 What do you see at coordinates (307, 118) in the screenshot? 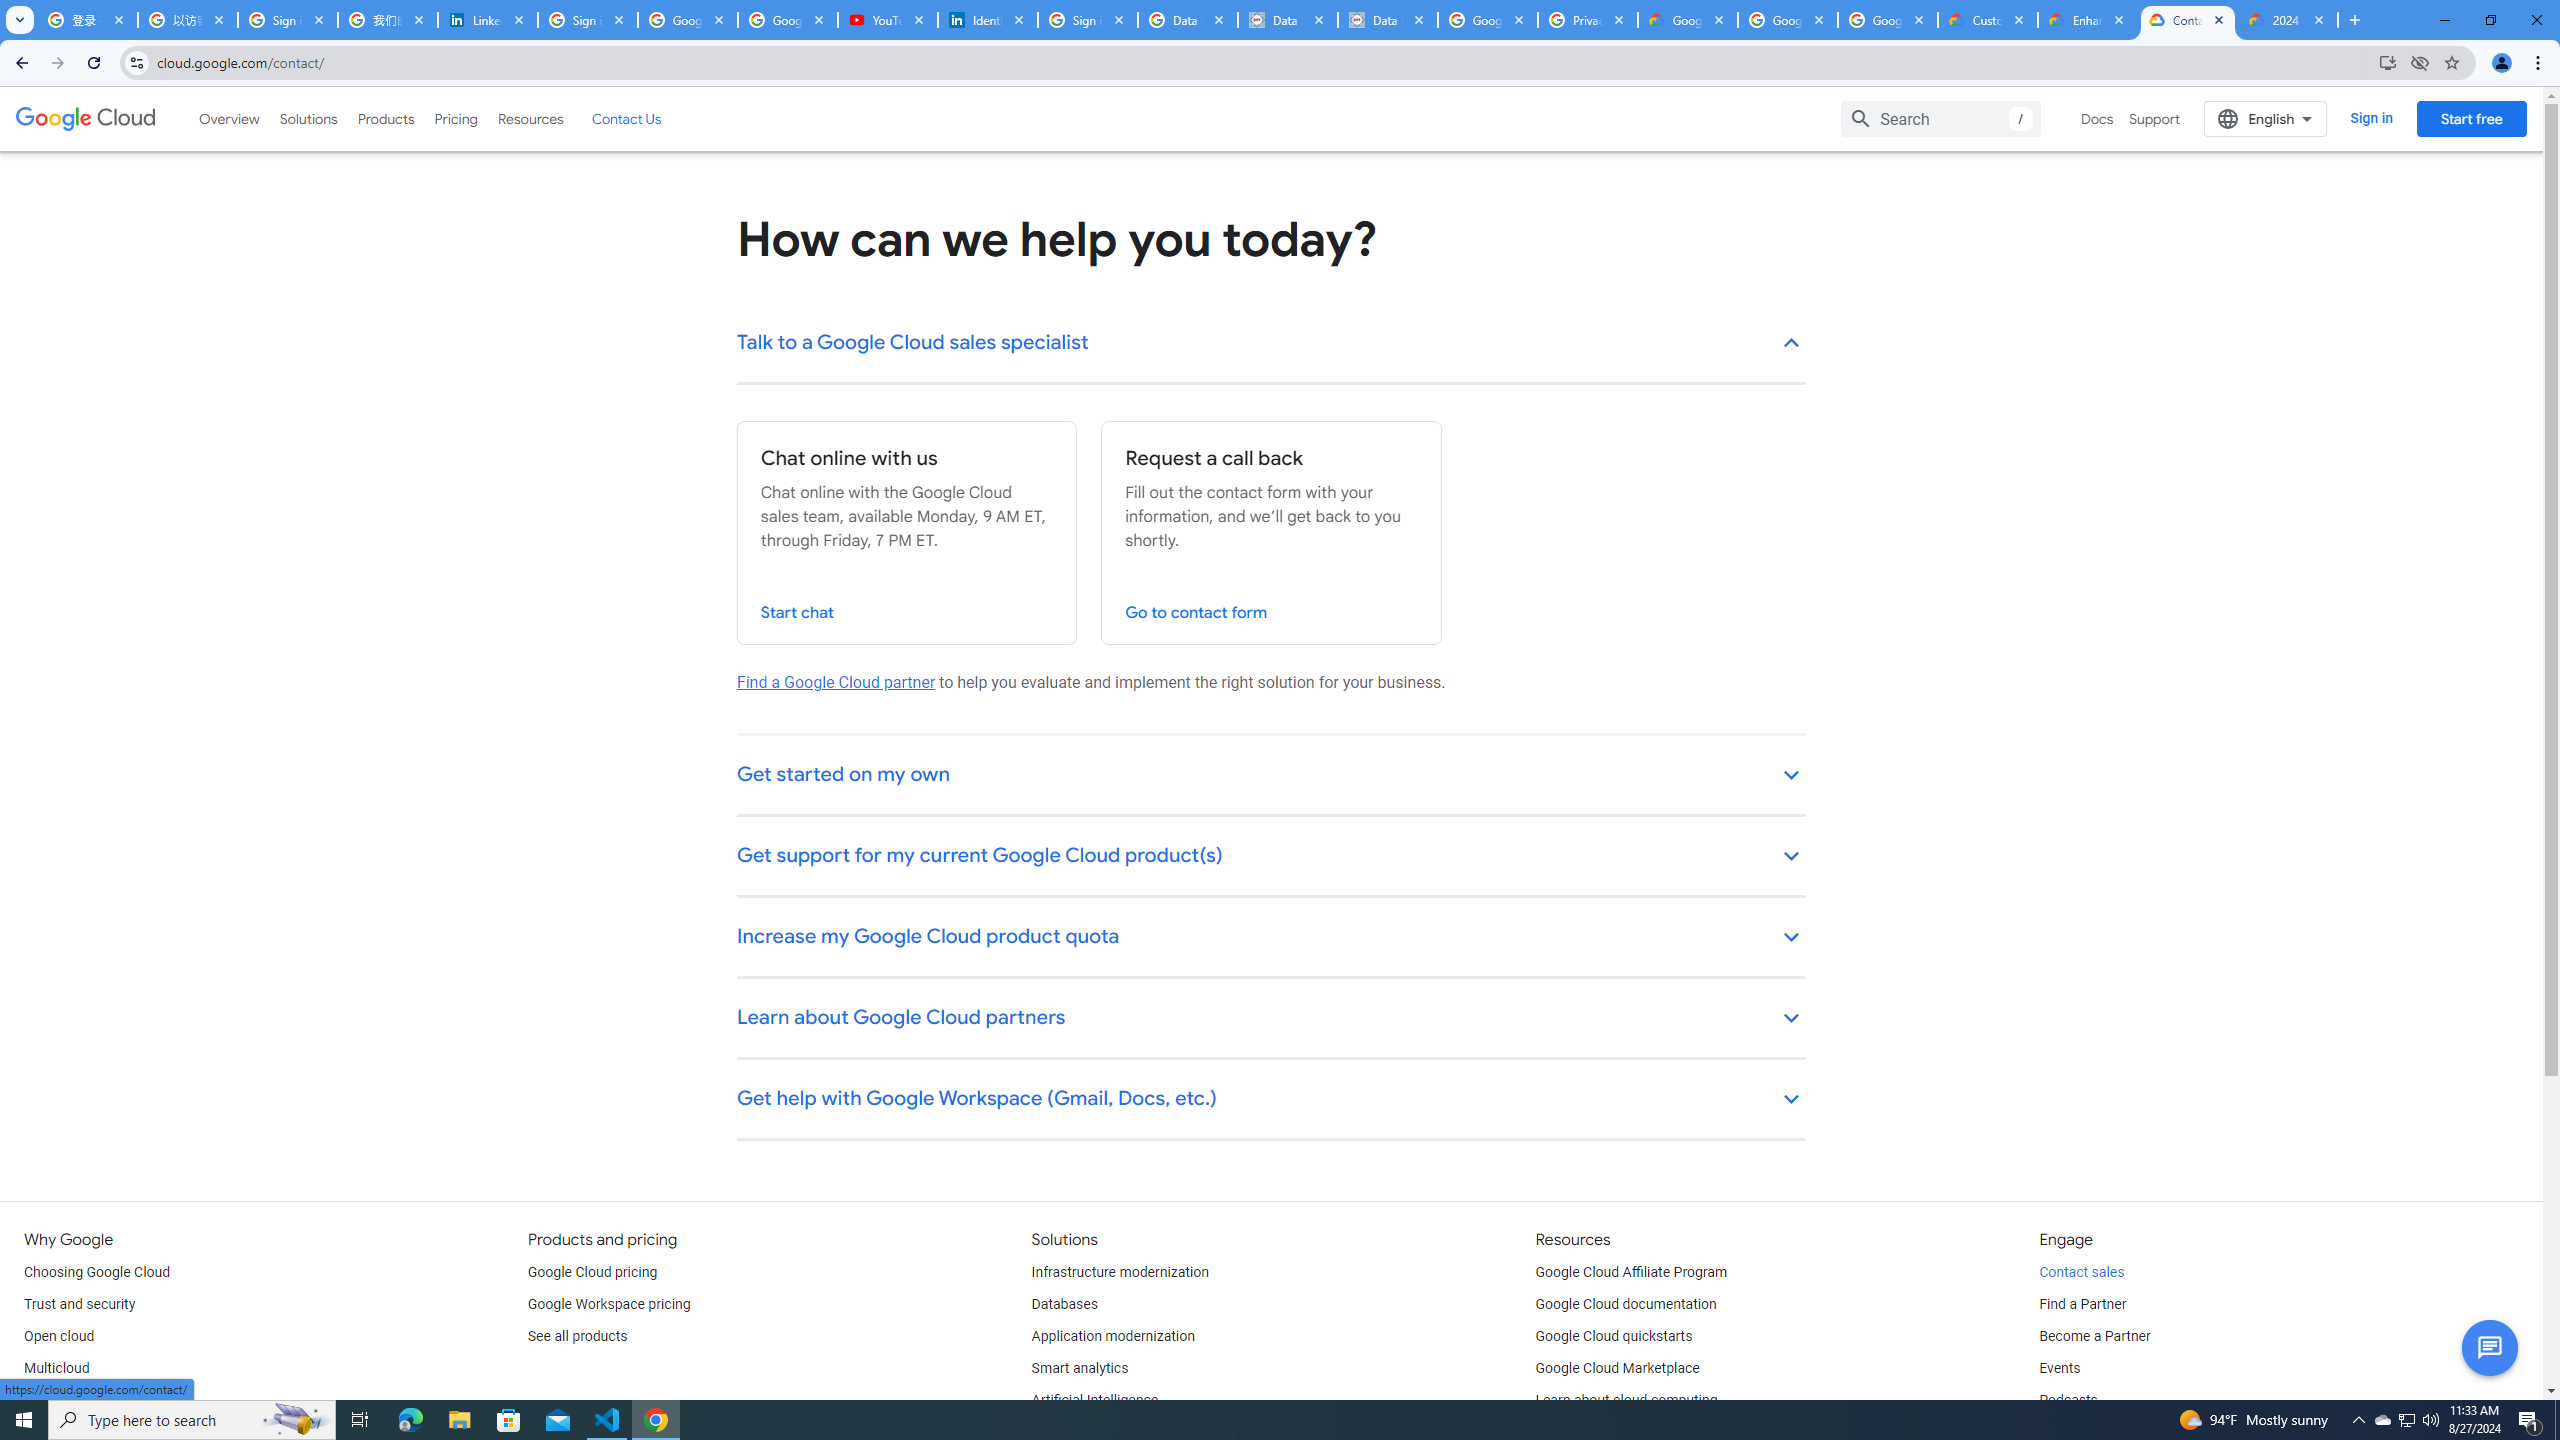
I see `'Solutions'` at bounding box center [307, 118].